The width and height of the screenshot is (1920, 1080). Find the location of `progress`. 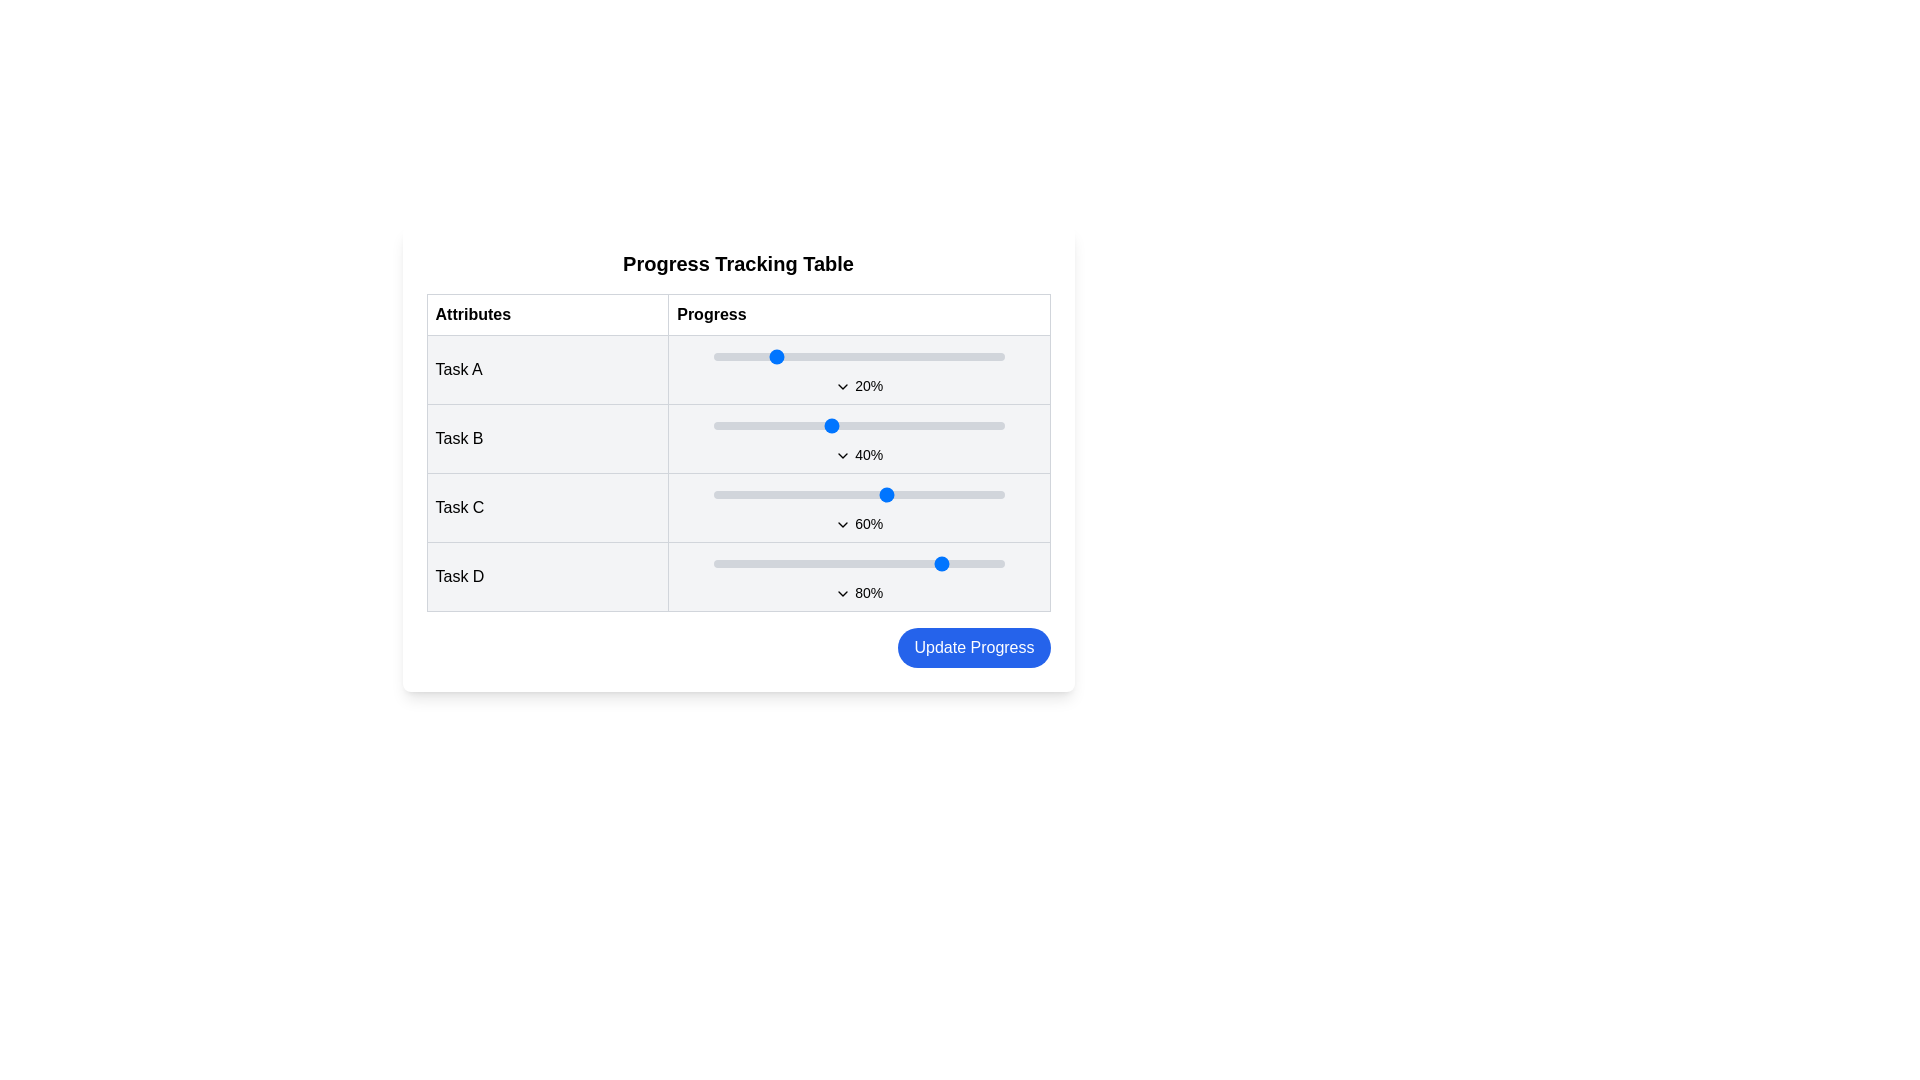

progress is located at coordinates (779, 424).